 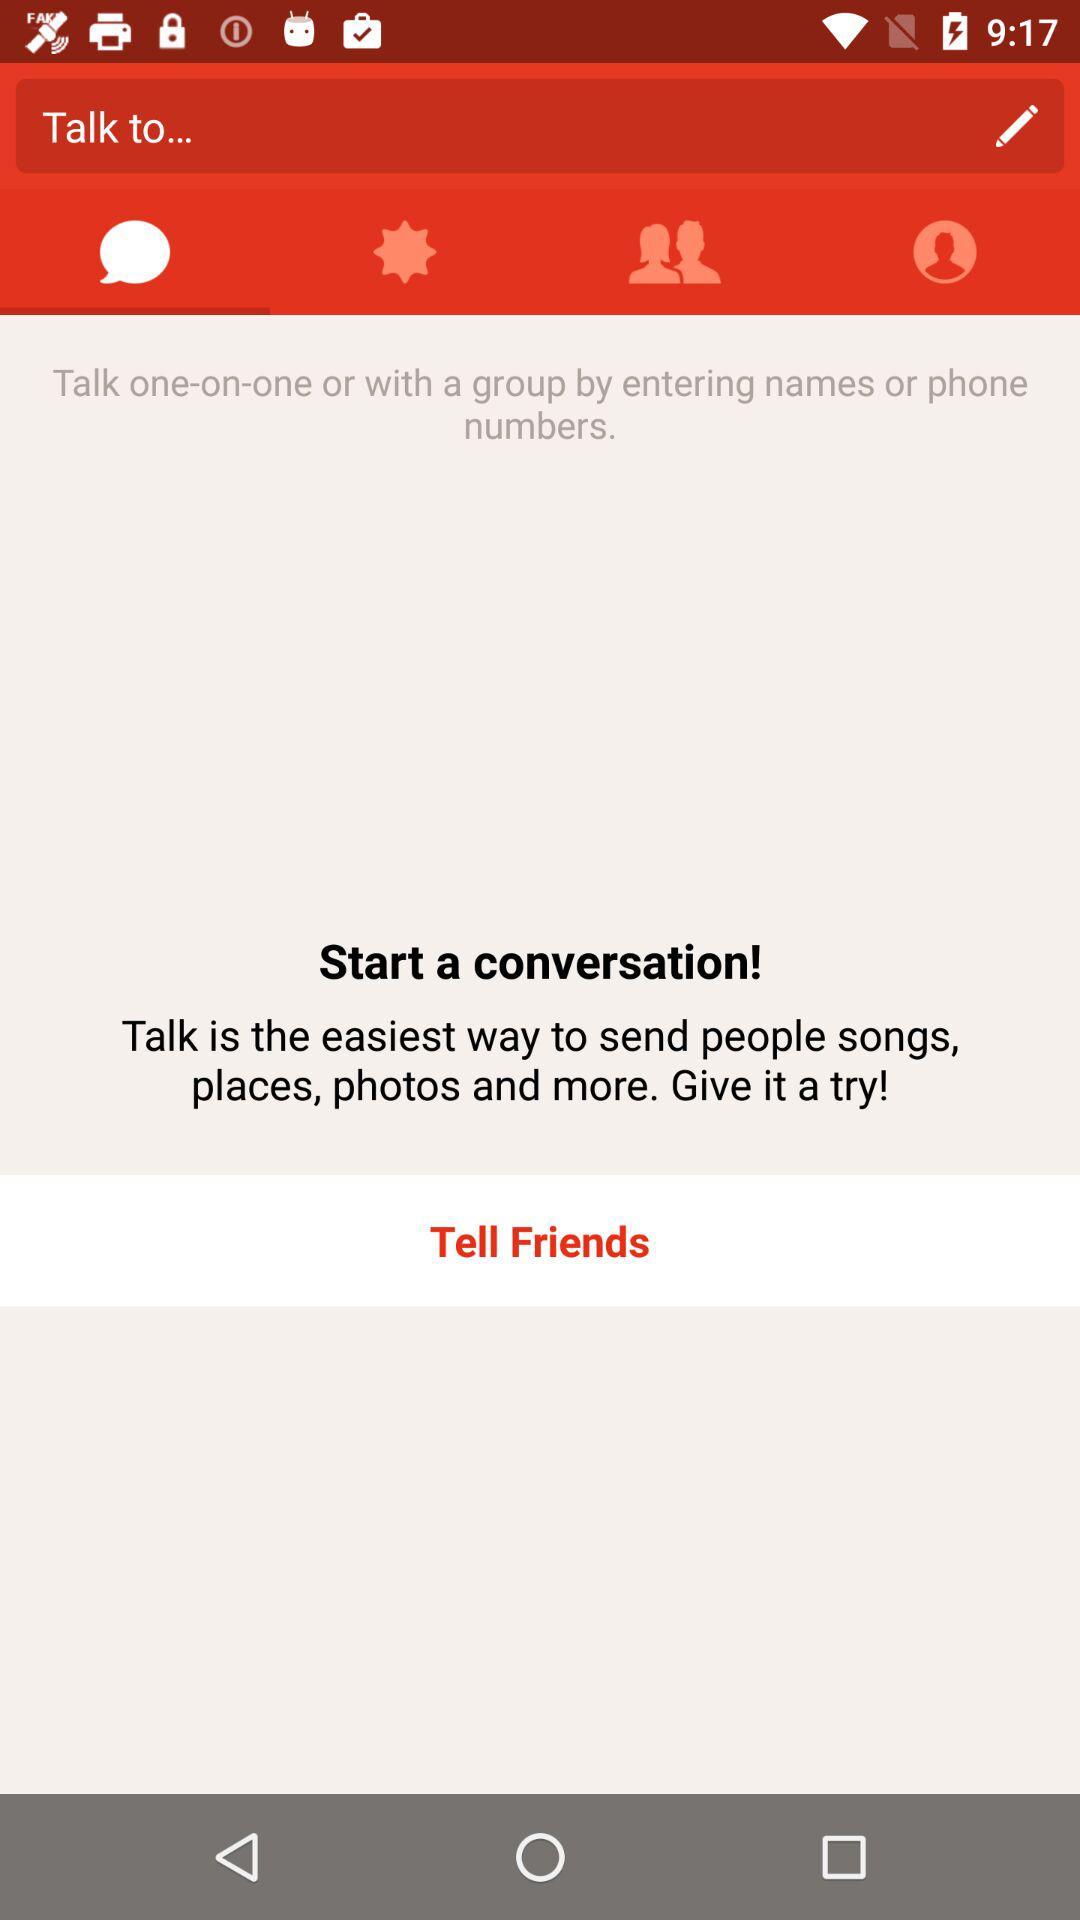 I want to click on the attach_file icon, so click(x=945, y=251).